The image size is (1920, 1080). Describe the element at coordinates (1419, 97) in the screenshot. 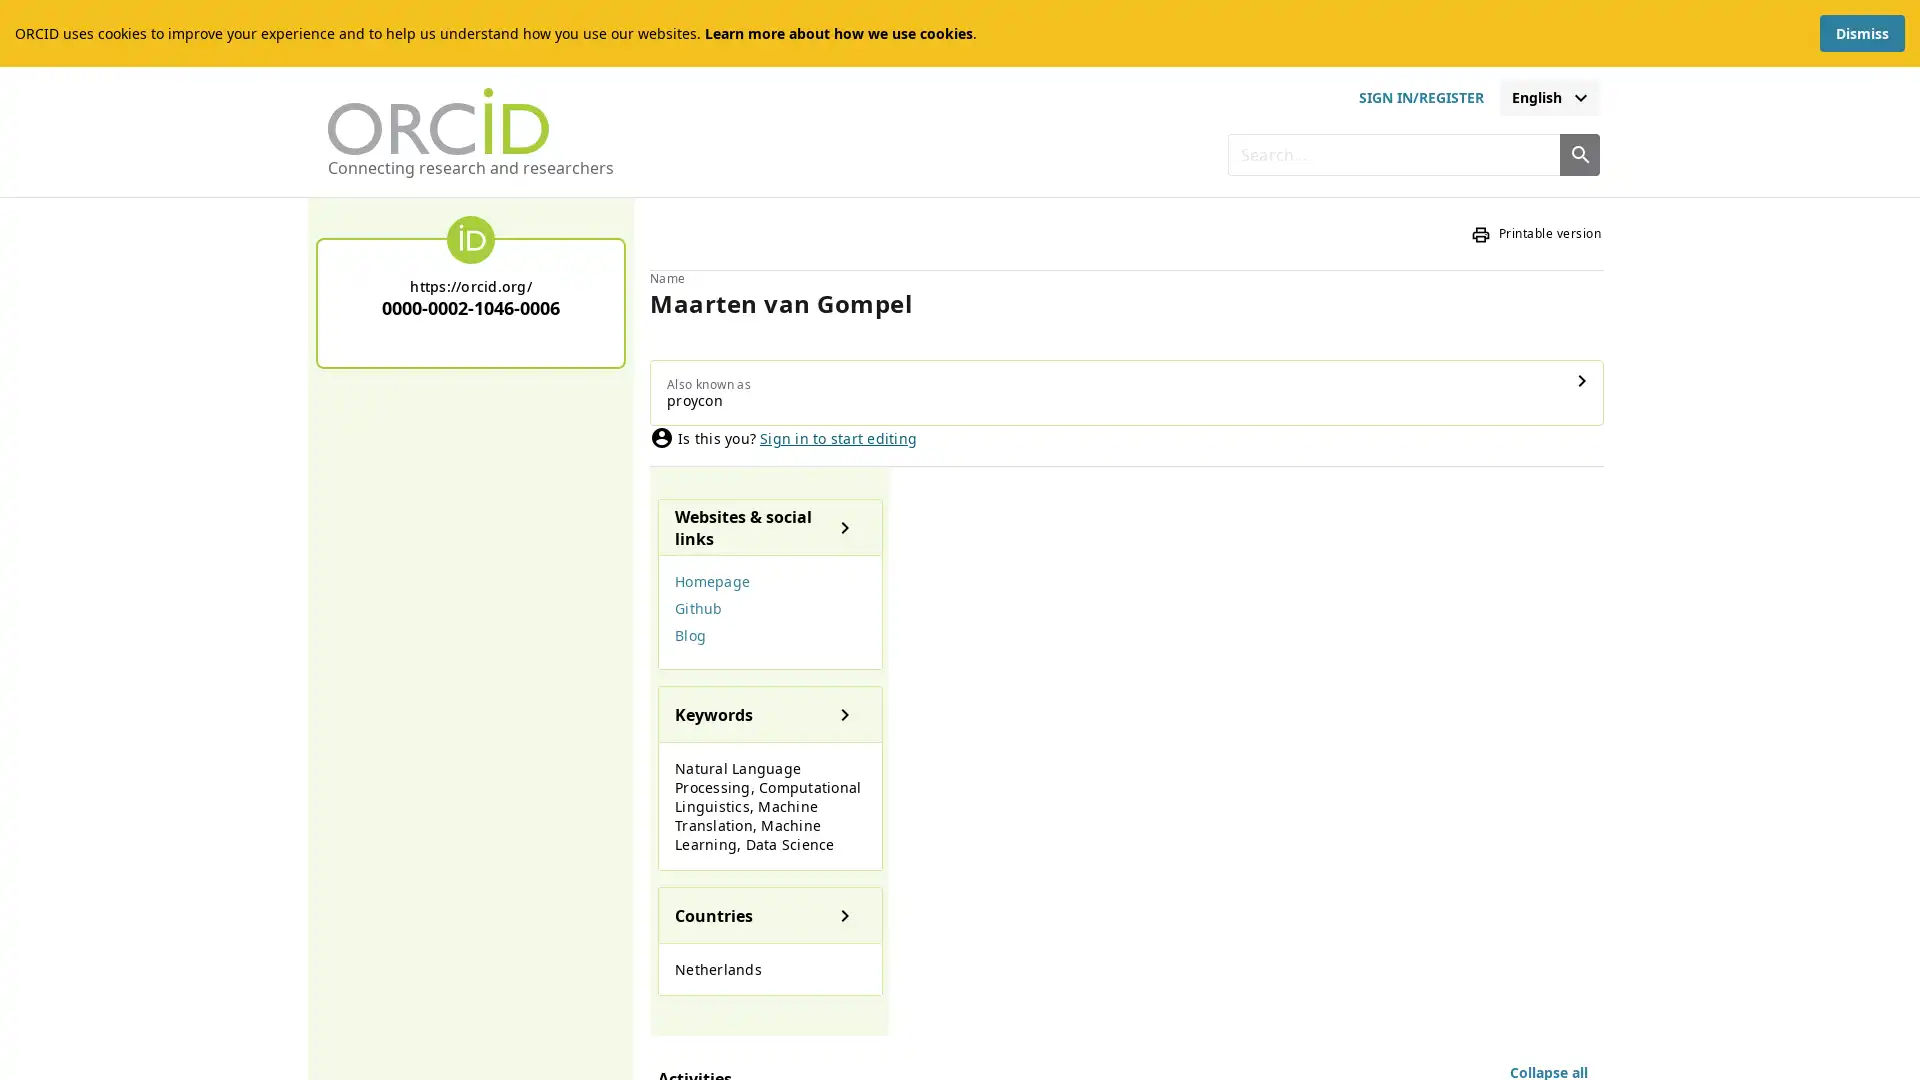

I see `sign in or register` at that location.